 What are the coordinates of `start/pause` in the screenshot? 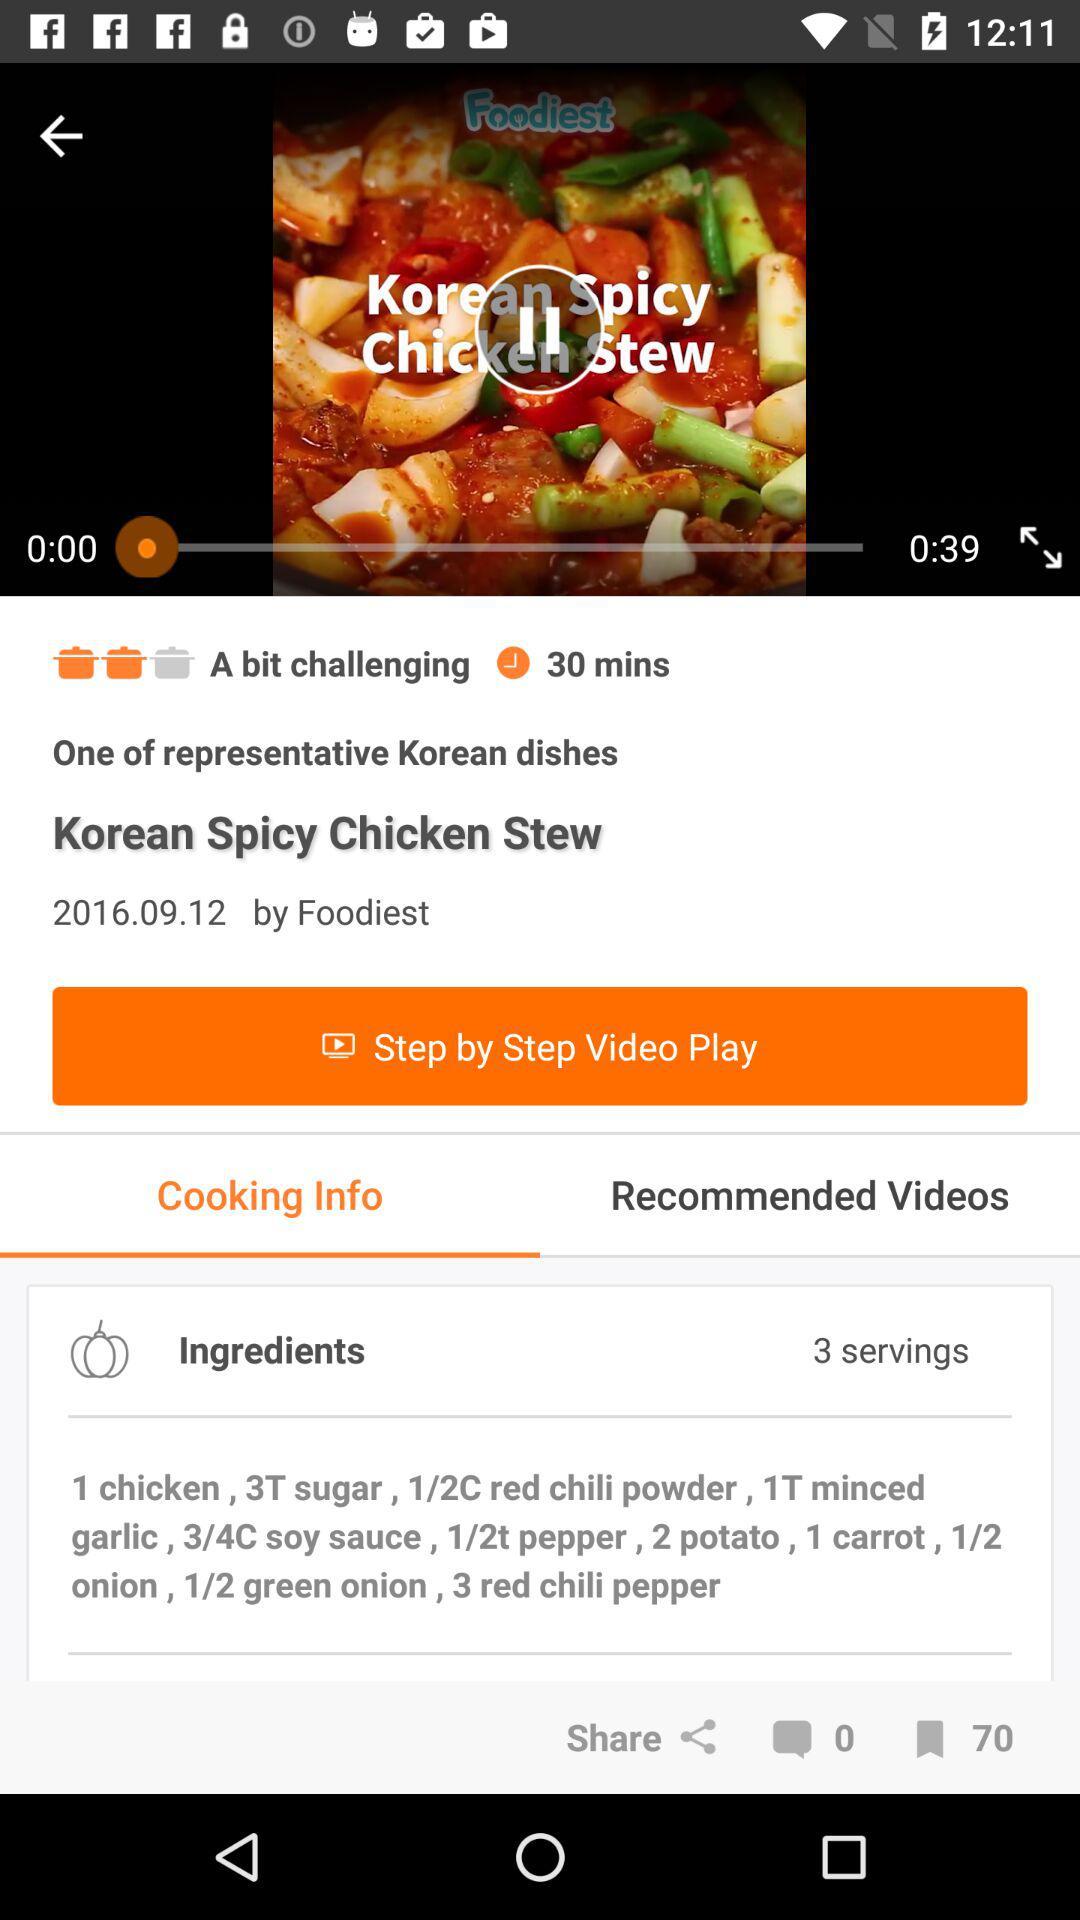 It's located at (538, 329).